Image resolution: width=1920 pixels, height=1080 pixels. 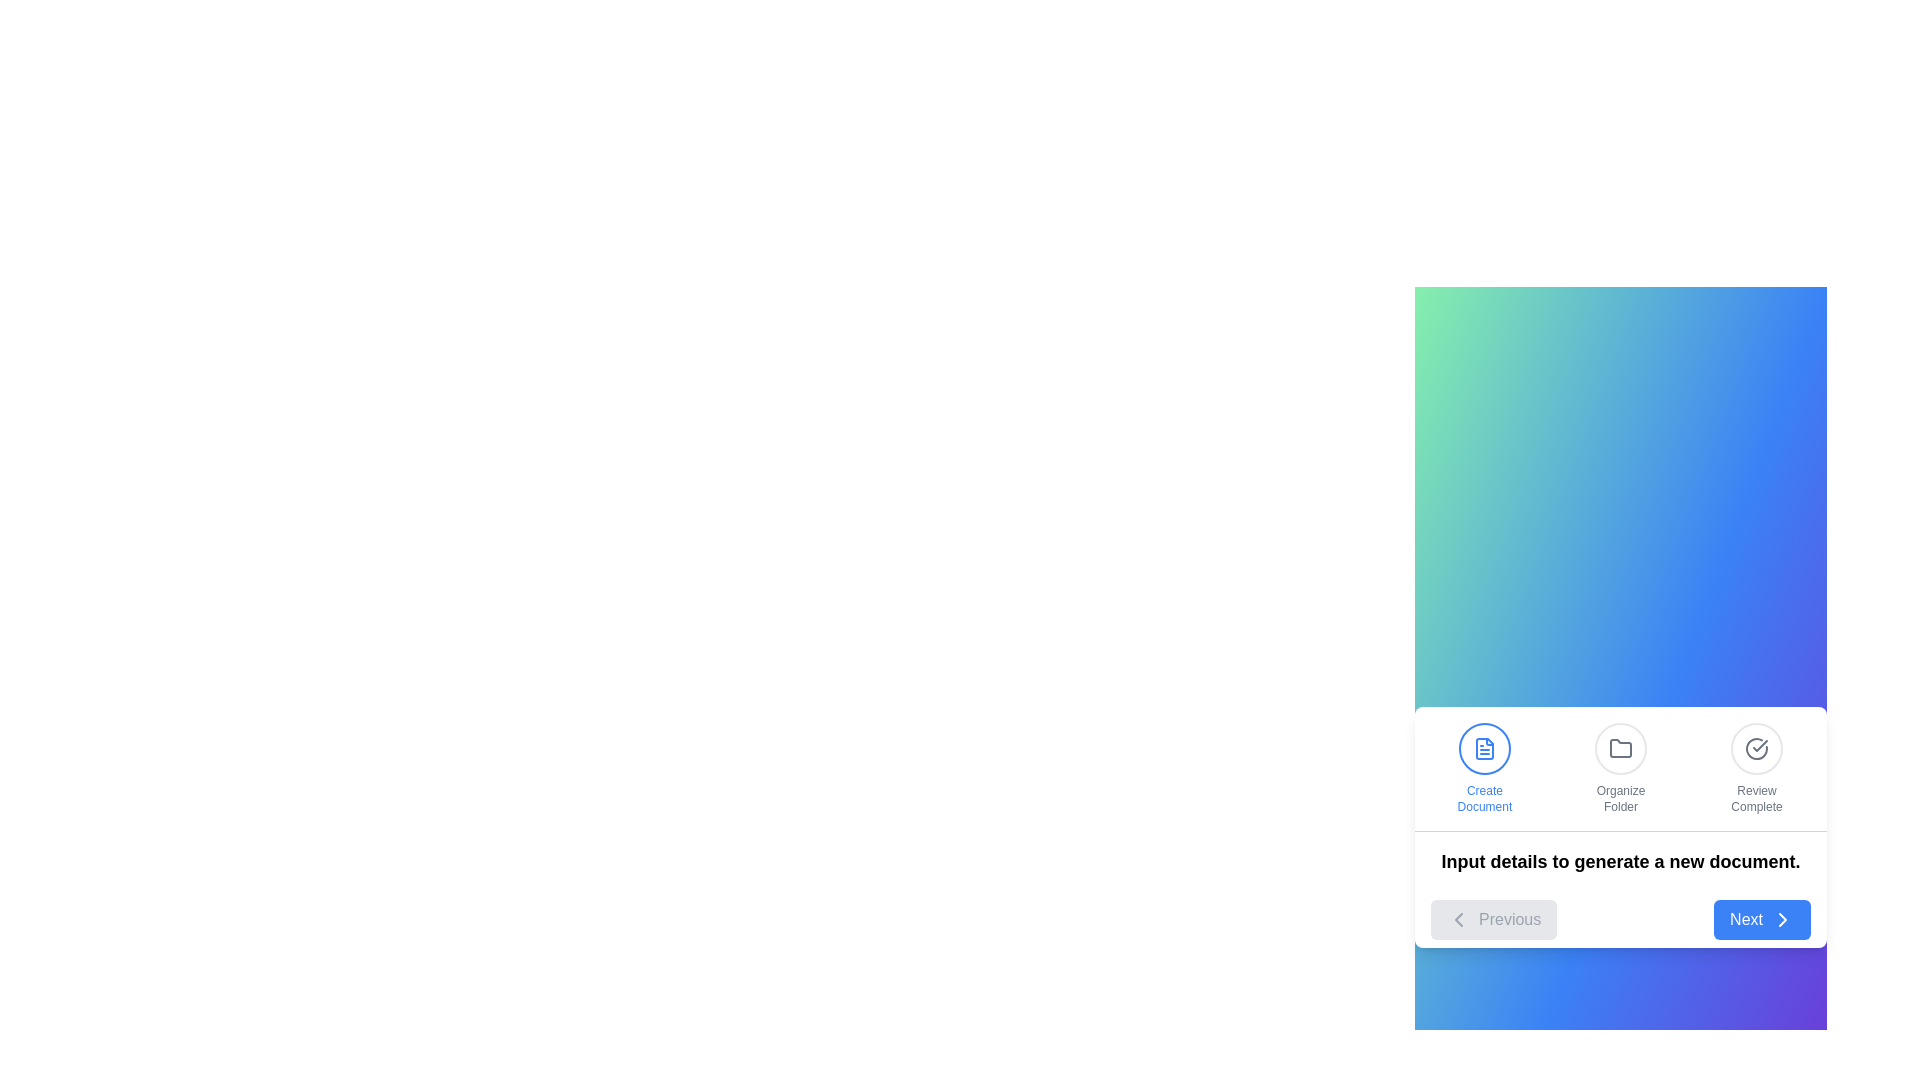 What do you see at coordinates (1755, 767) in the screenshot?
I see `the step icon corresponding to Review Complete to navigate to that step` at bounding box center [1755, 767].